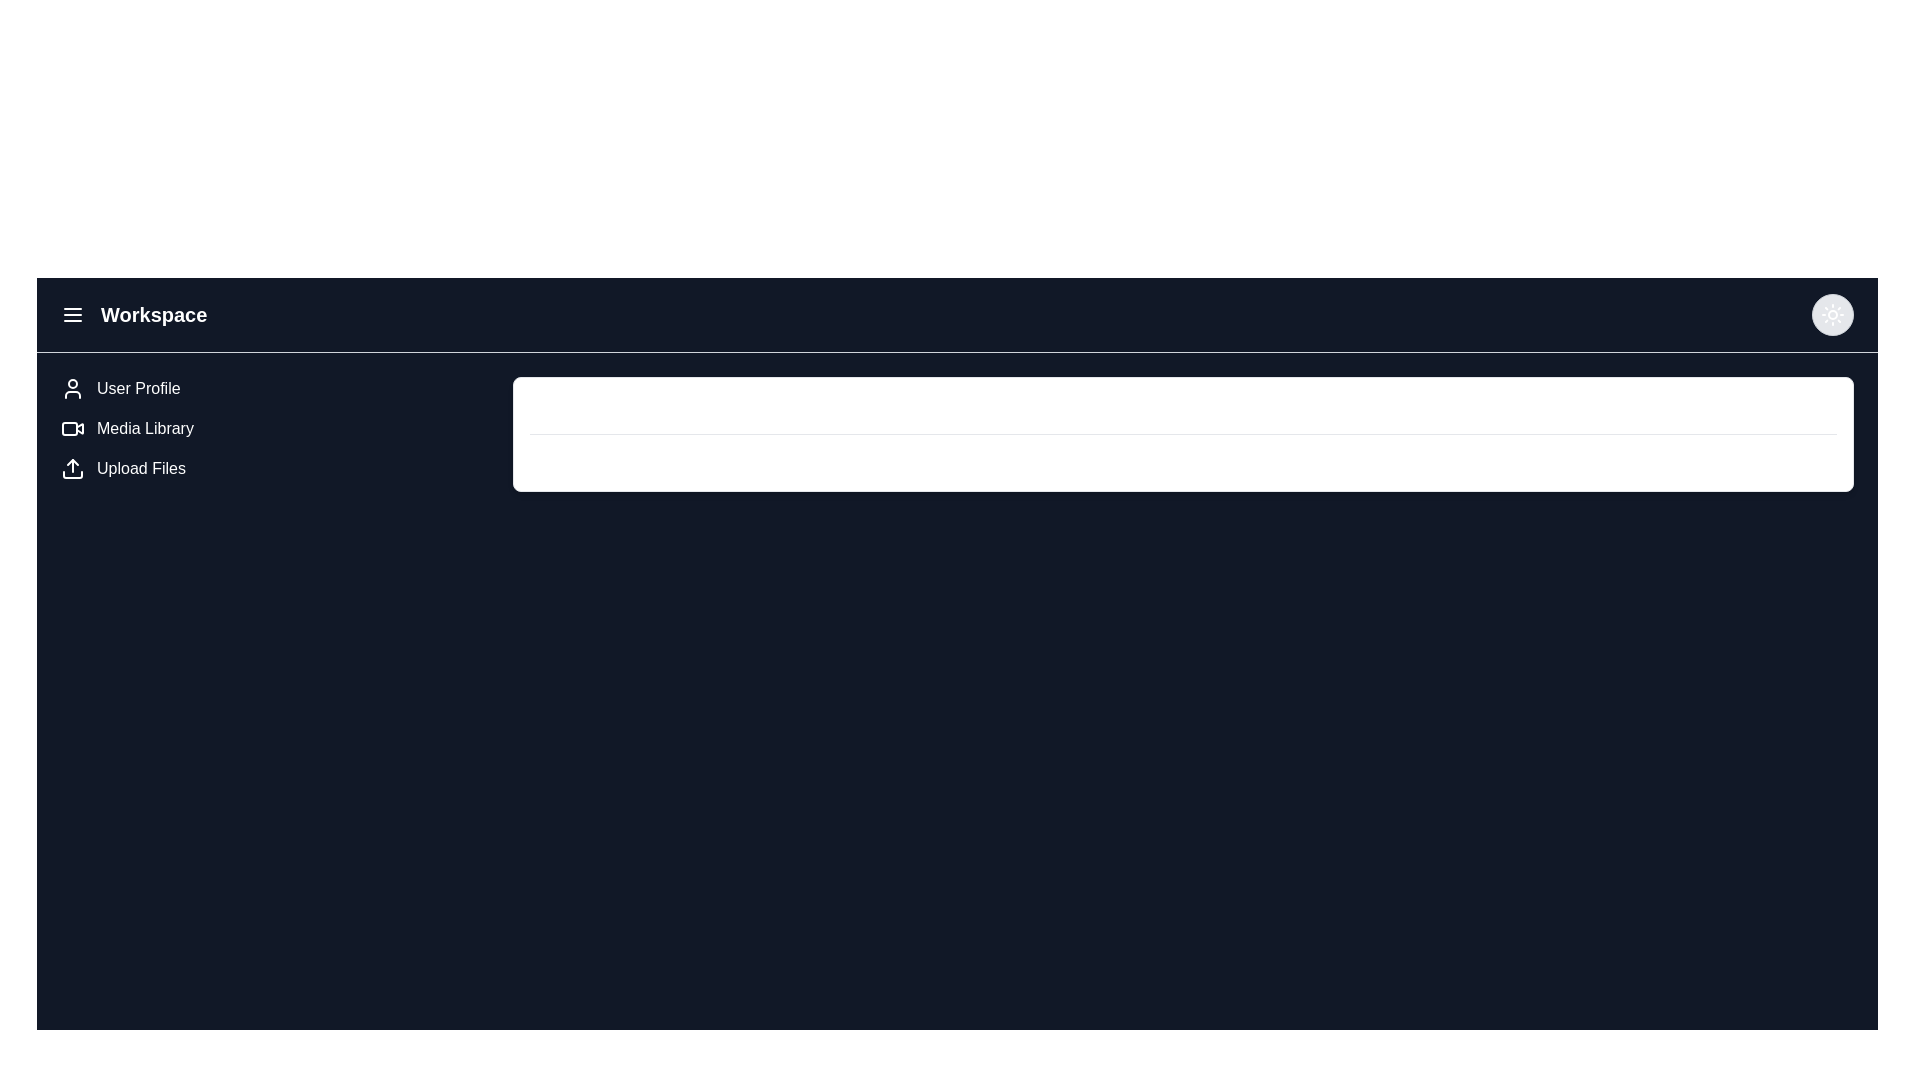 Image resolution: width=1920 pixels, height=1080 pixels. What do you see at coordinates (152, 315) in the screenshot?
I see `the 'Workspace' text label, which is a bold white text component located in the header section, slightly to the right of the menu icon` at bounding box center [152, 315].